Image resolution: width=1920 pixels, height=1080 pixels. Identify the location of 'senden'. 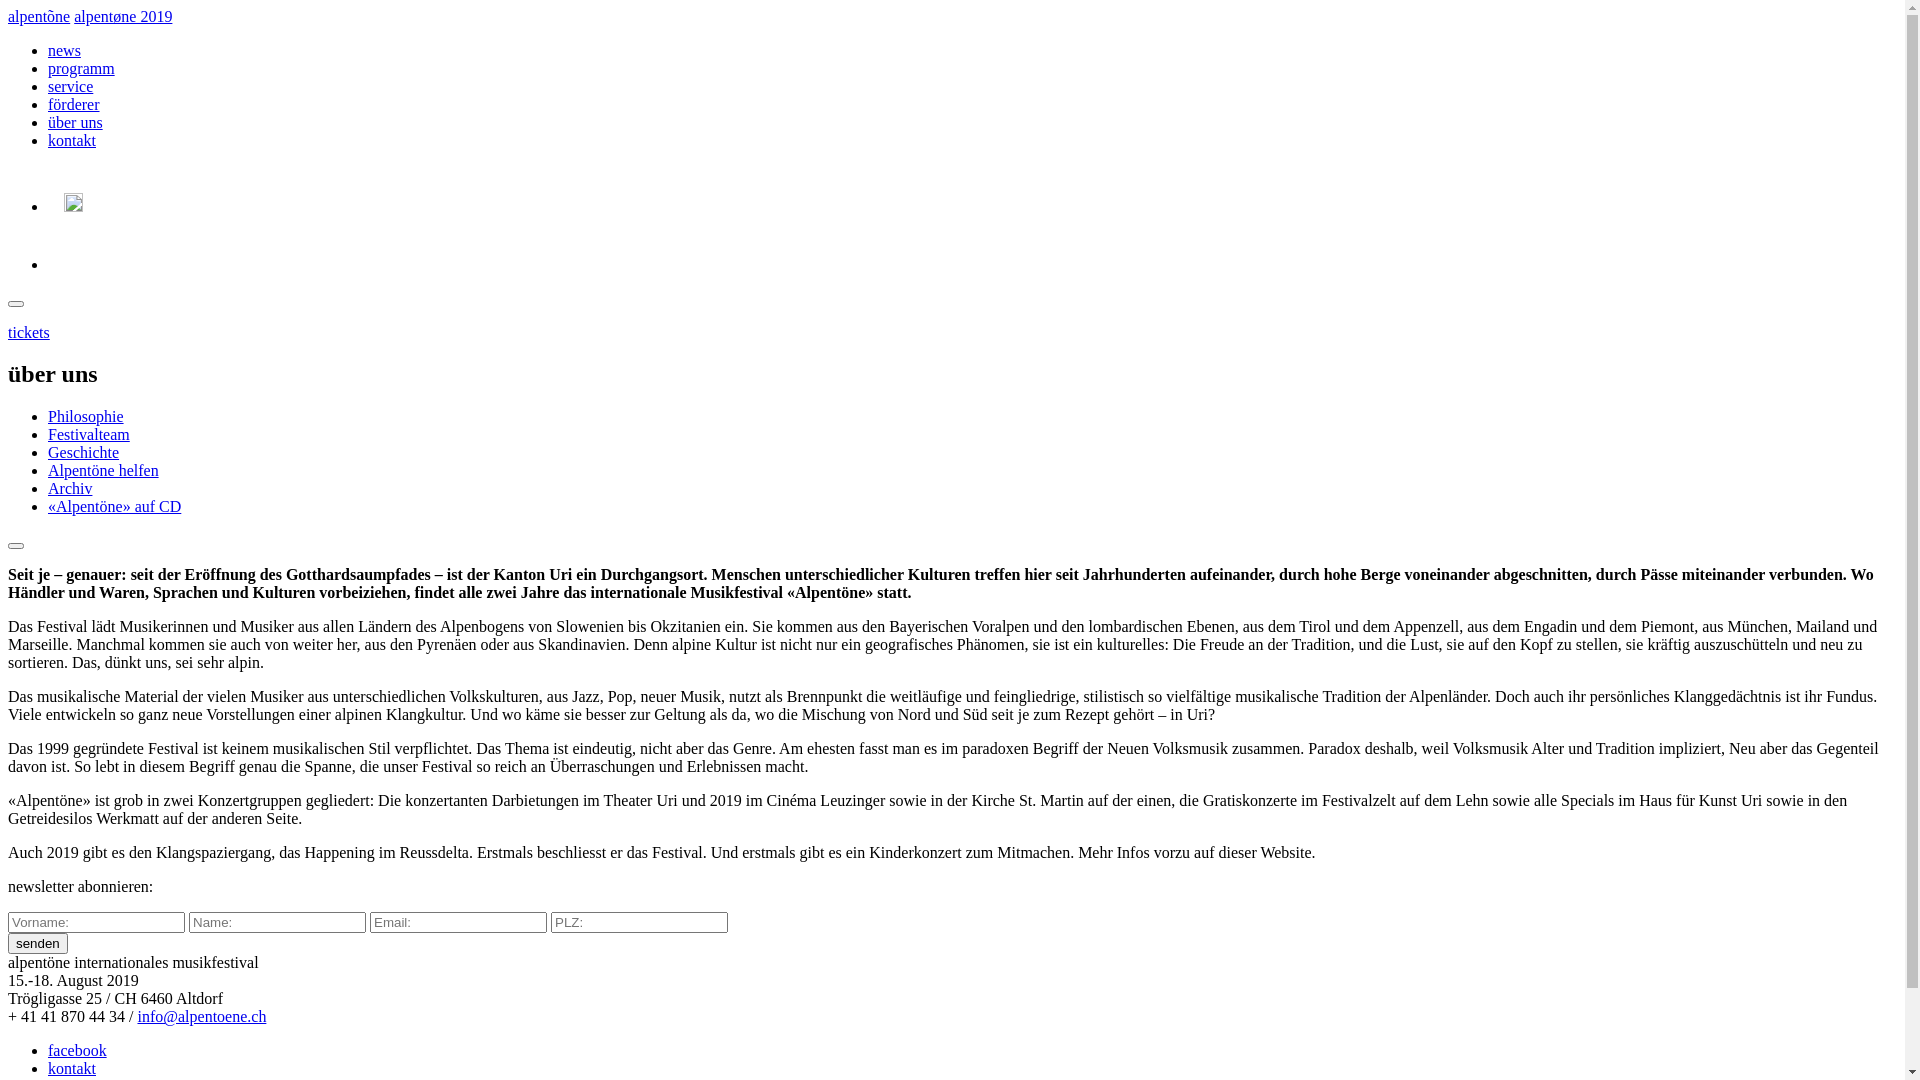
(38, 943).